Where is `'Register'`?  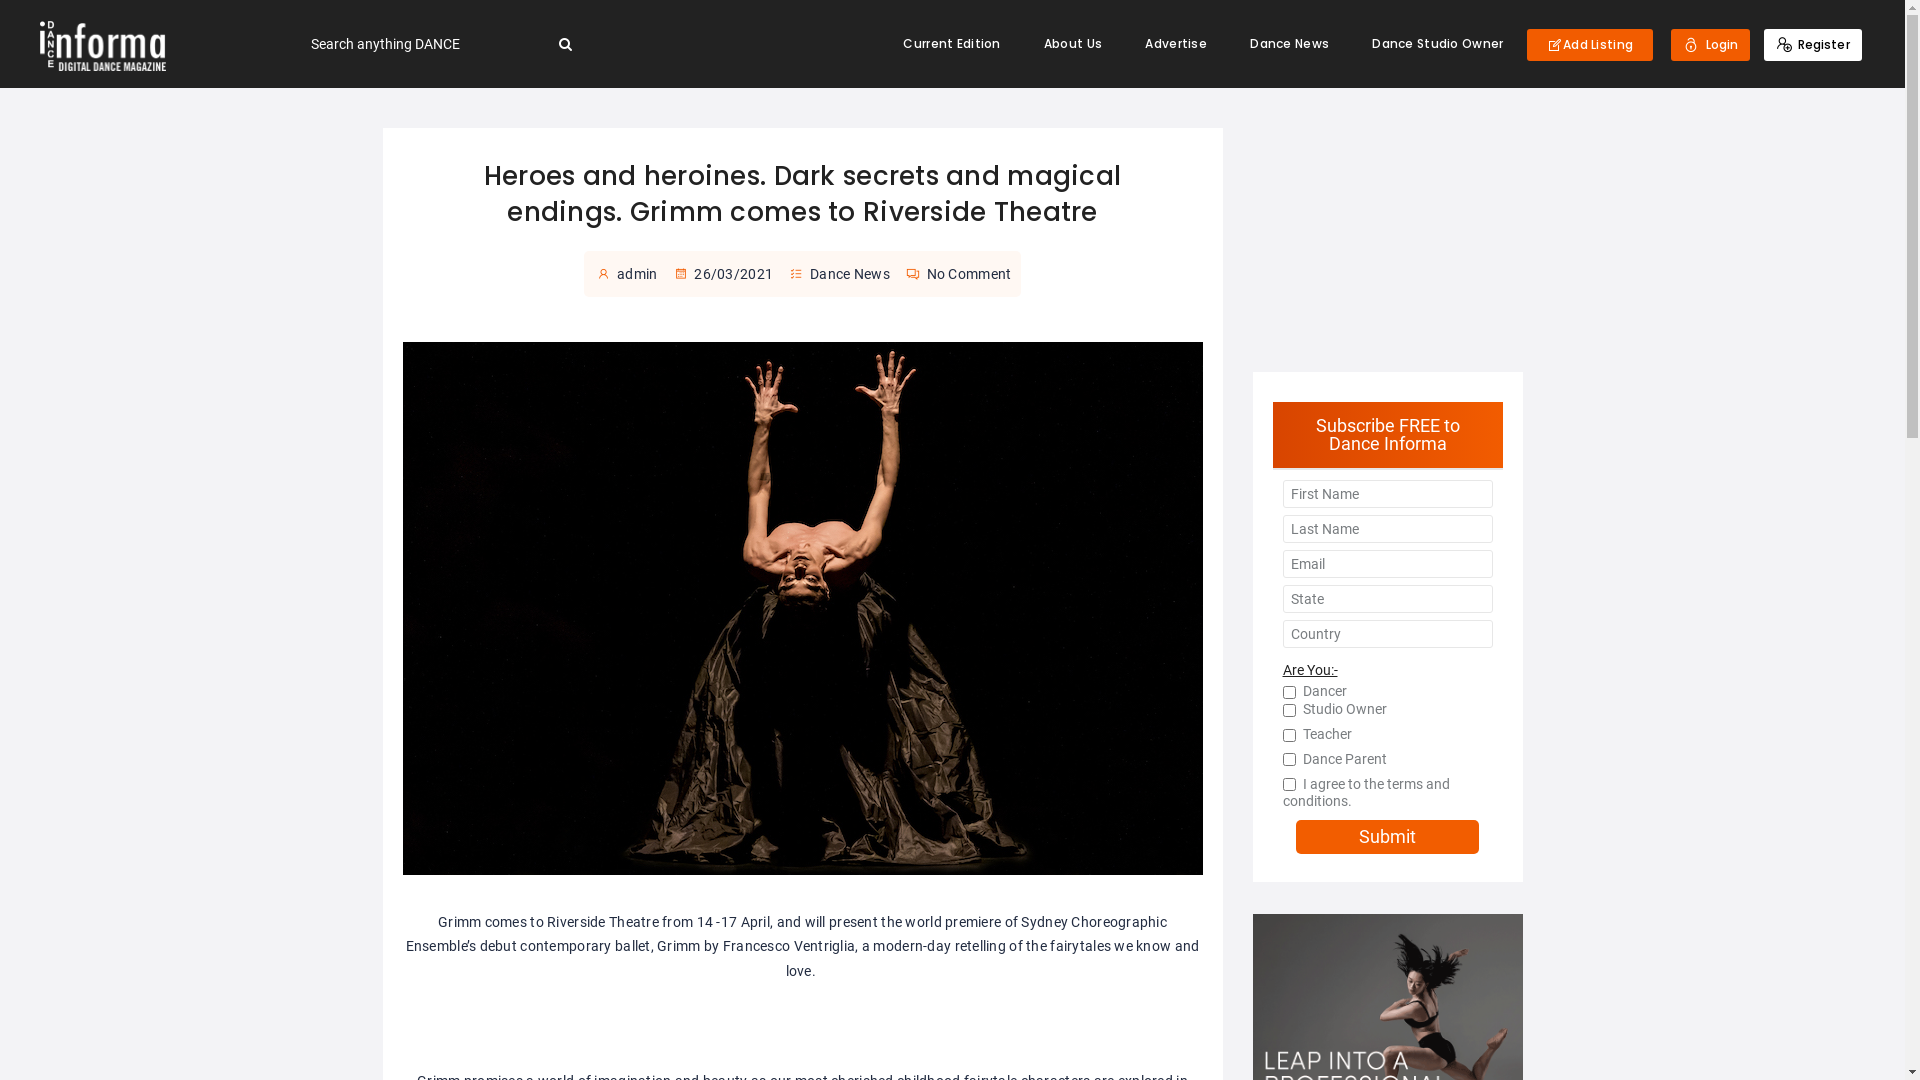
'Register' is located at coordinates (1813, 44).